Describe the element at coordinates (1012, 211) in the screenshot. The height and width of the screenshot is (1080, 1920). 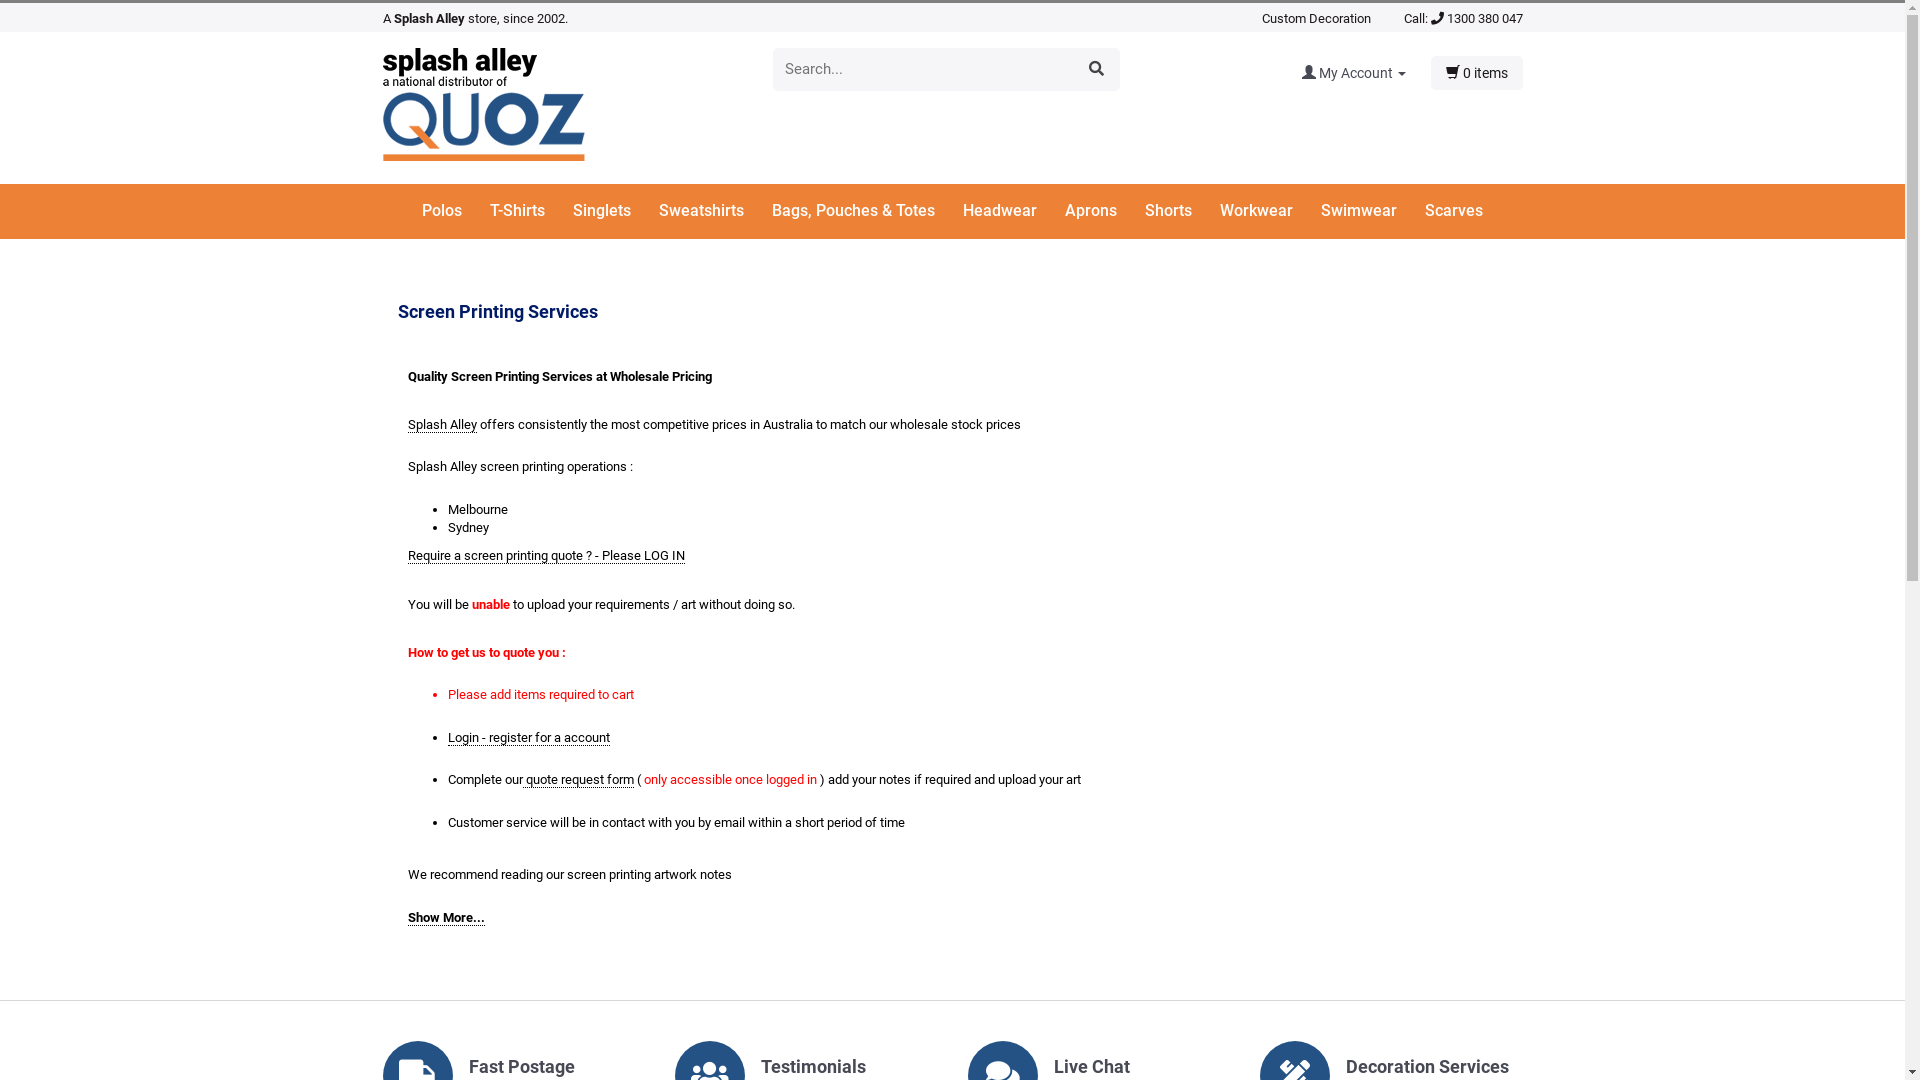
I see `'Headwear'` at that location.